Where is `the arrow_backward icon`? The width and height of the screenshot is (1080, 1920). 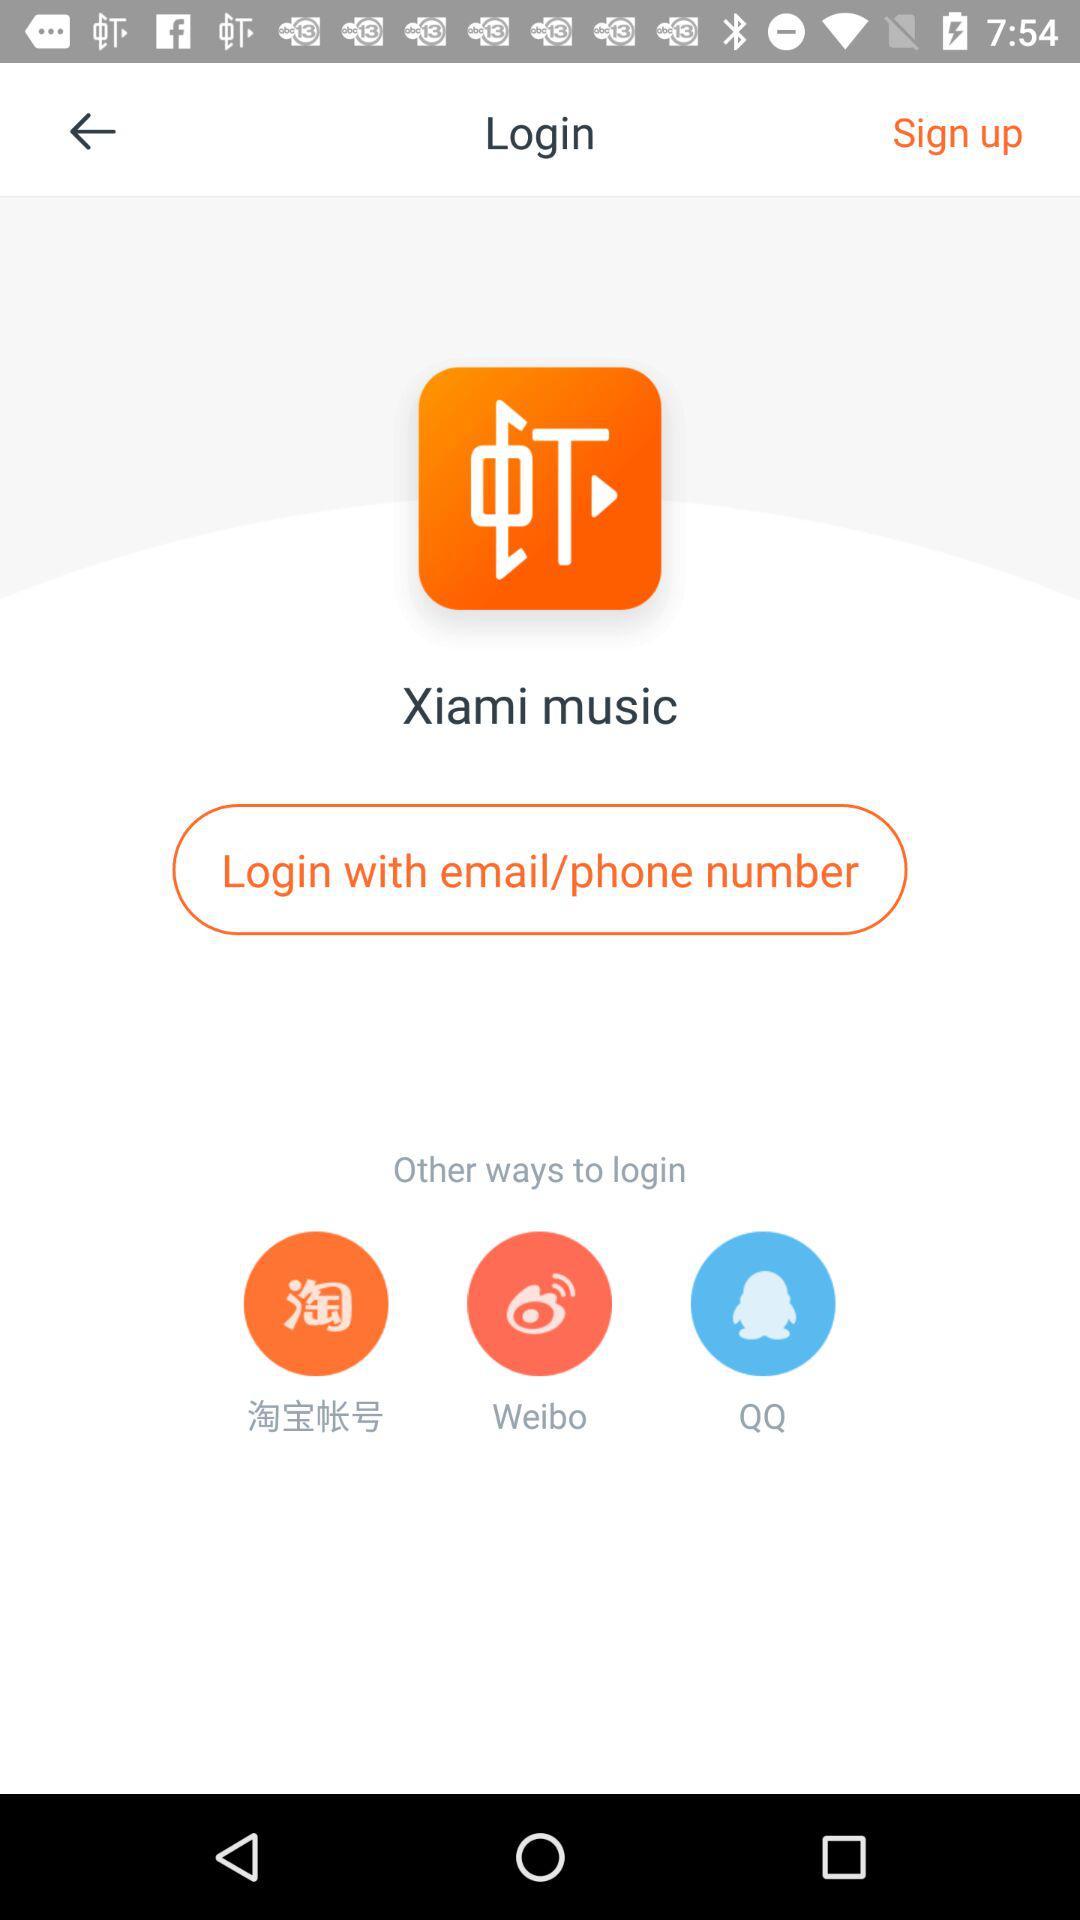
the arrow_backward icon is located at coordinates (101, 139).